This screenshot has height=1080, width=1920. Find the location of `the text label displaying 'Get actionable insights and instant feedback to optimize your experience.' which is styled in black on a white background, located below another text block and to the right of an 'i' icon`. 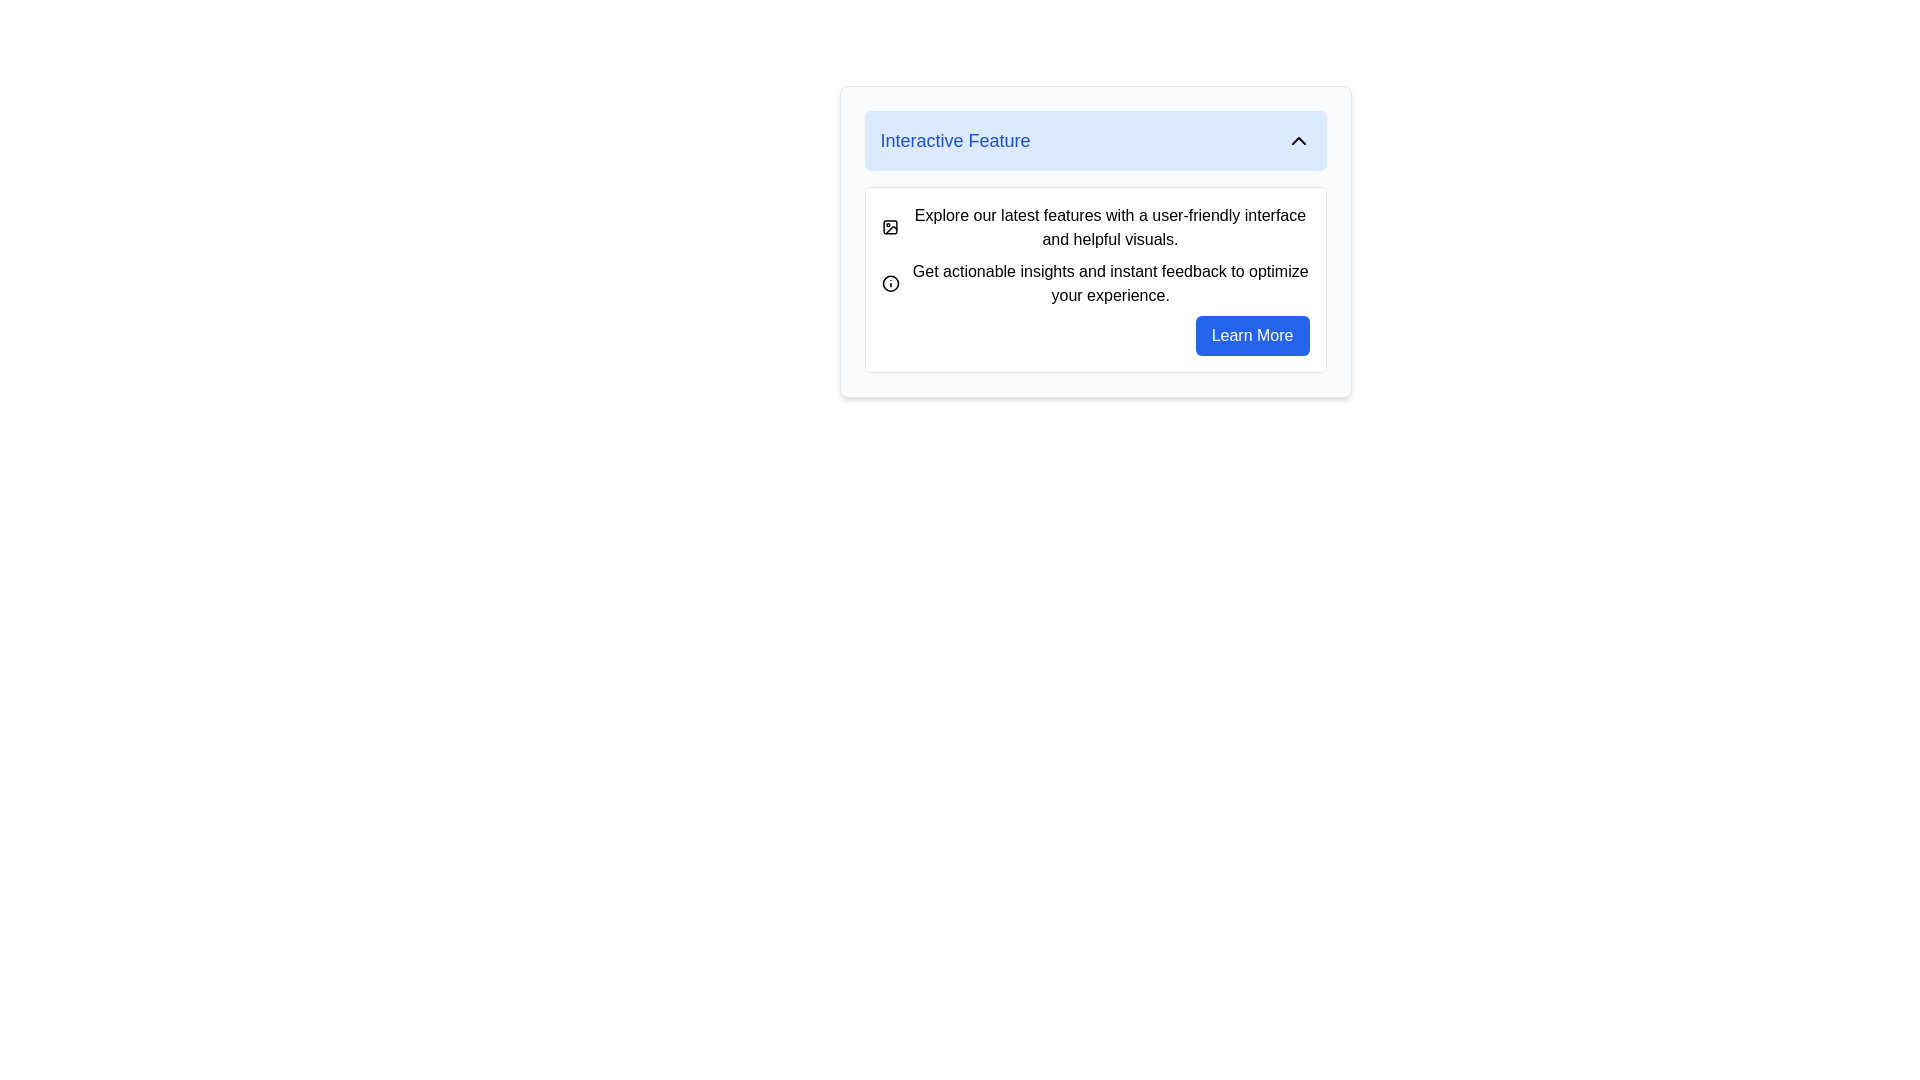

the text label displaying 'Get actionable insights and instant feedback to optimize your experience.' which is styled in black on a white background, located below another text block and to the right of an 'i' icon is located at coordinates (1109, 284).